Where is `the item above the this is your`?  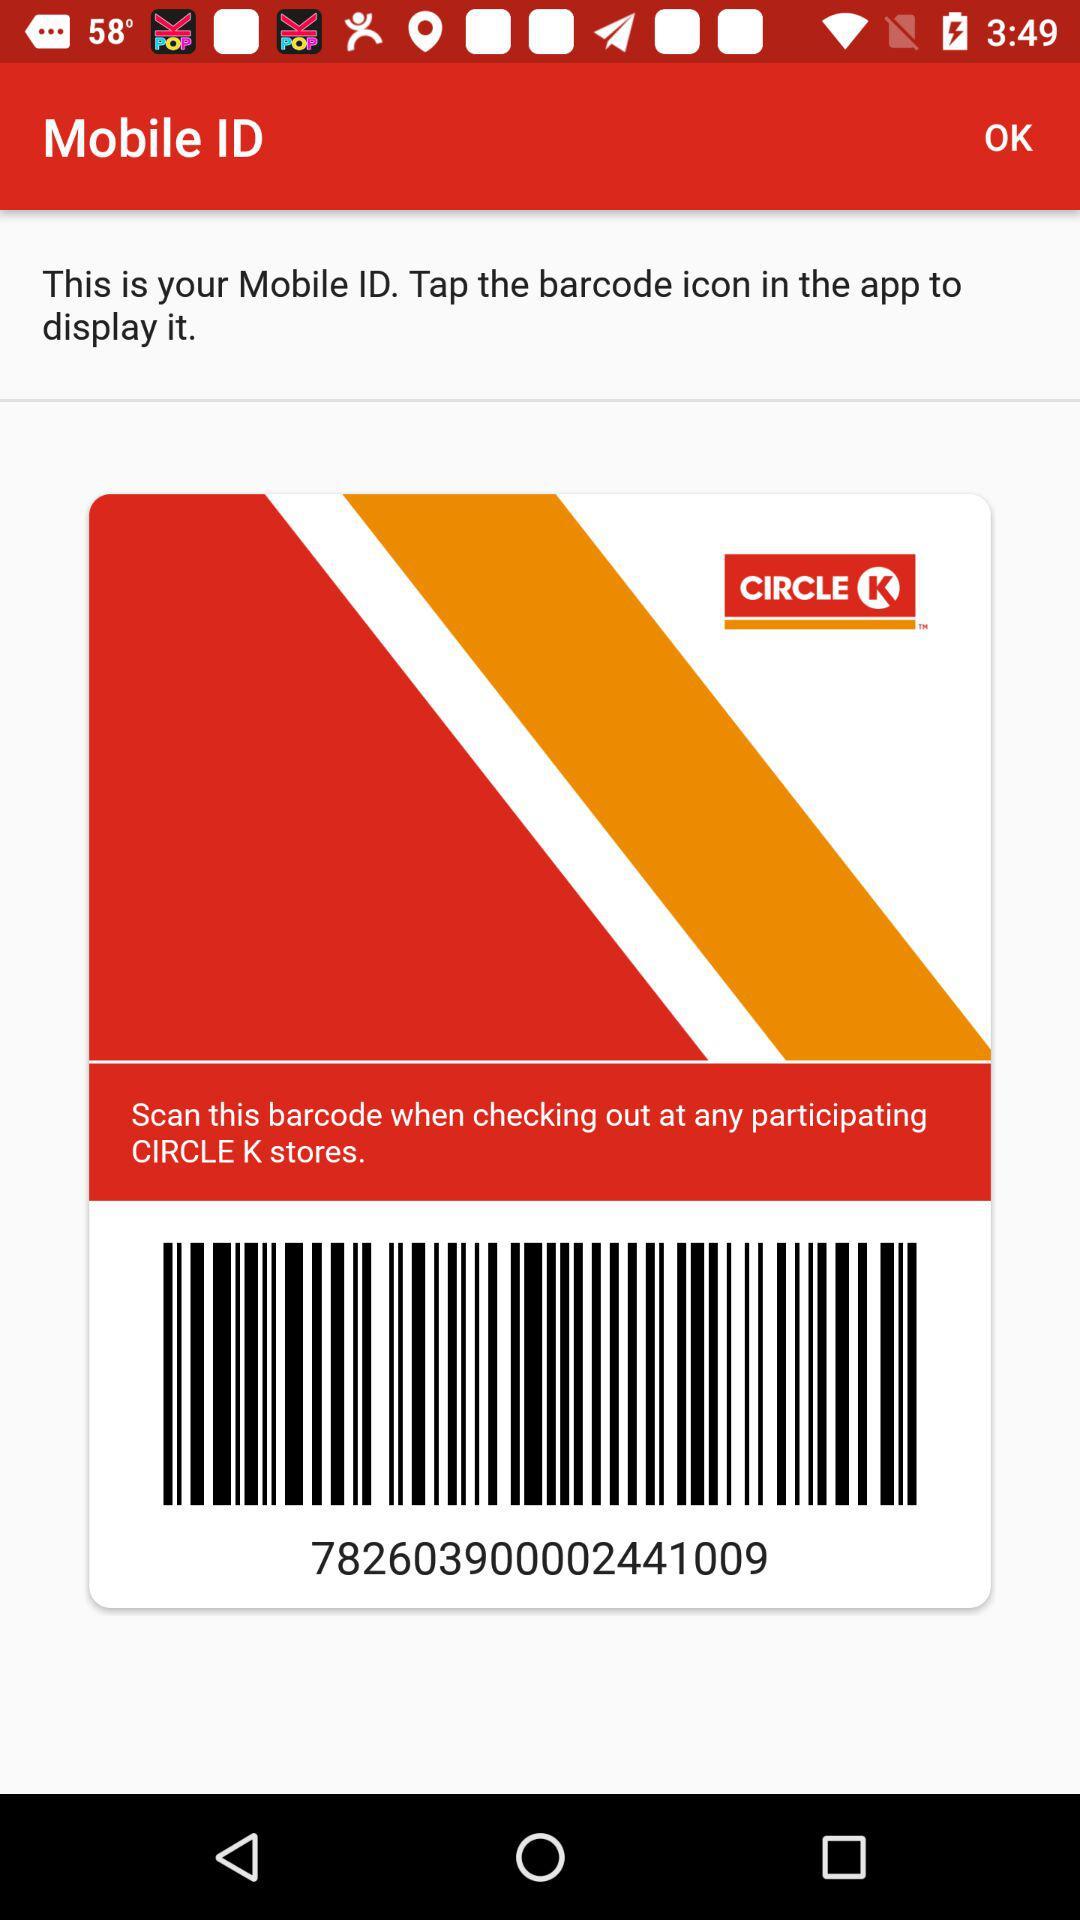
the item above the this is your is located at coordinates (1017, 135).